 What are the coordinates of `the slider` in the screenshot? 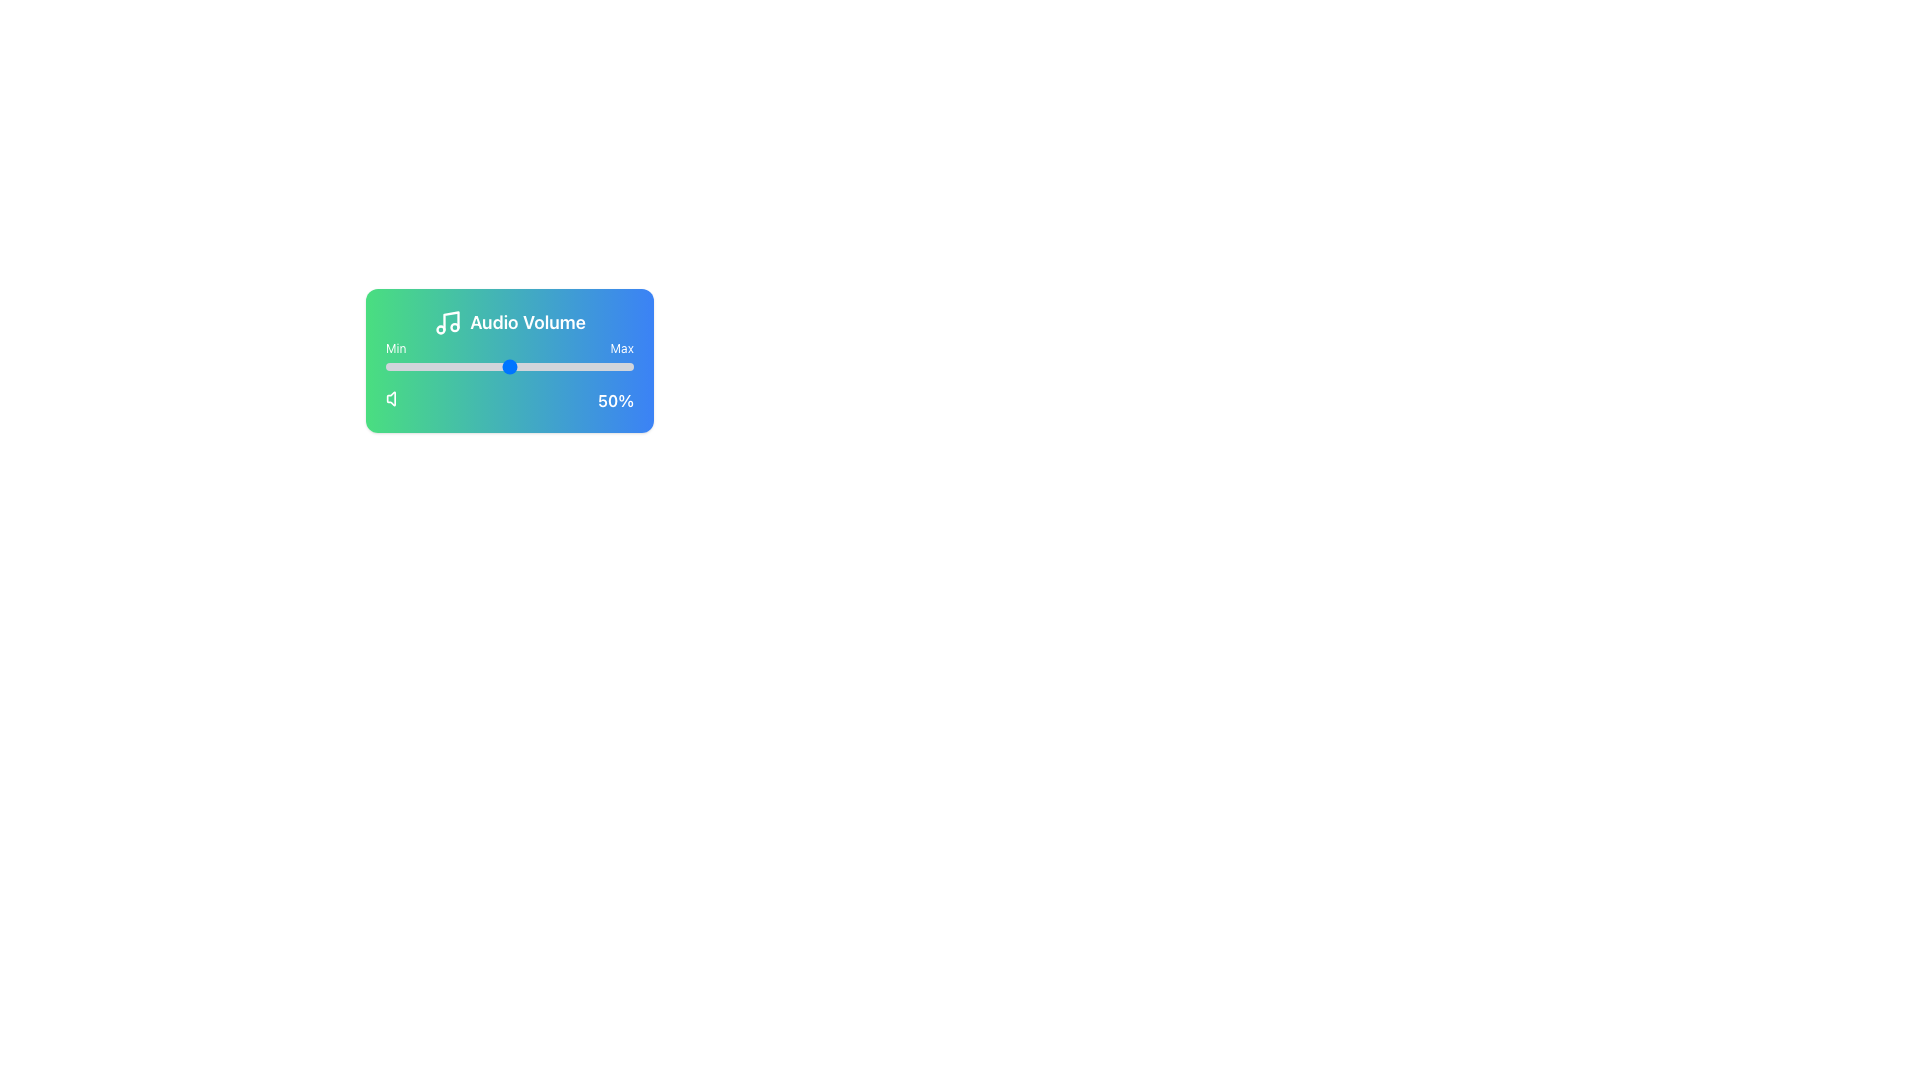 It's located at (627, 366).